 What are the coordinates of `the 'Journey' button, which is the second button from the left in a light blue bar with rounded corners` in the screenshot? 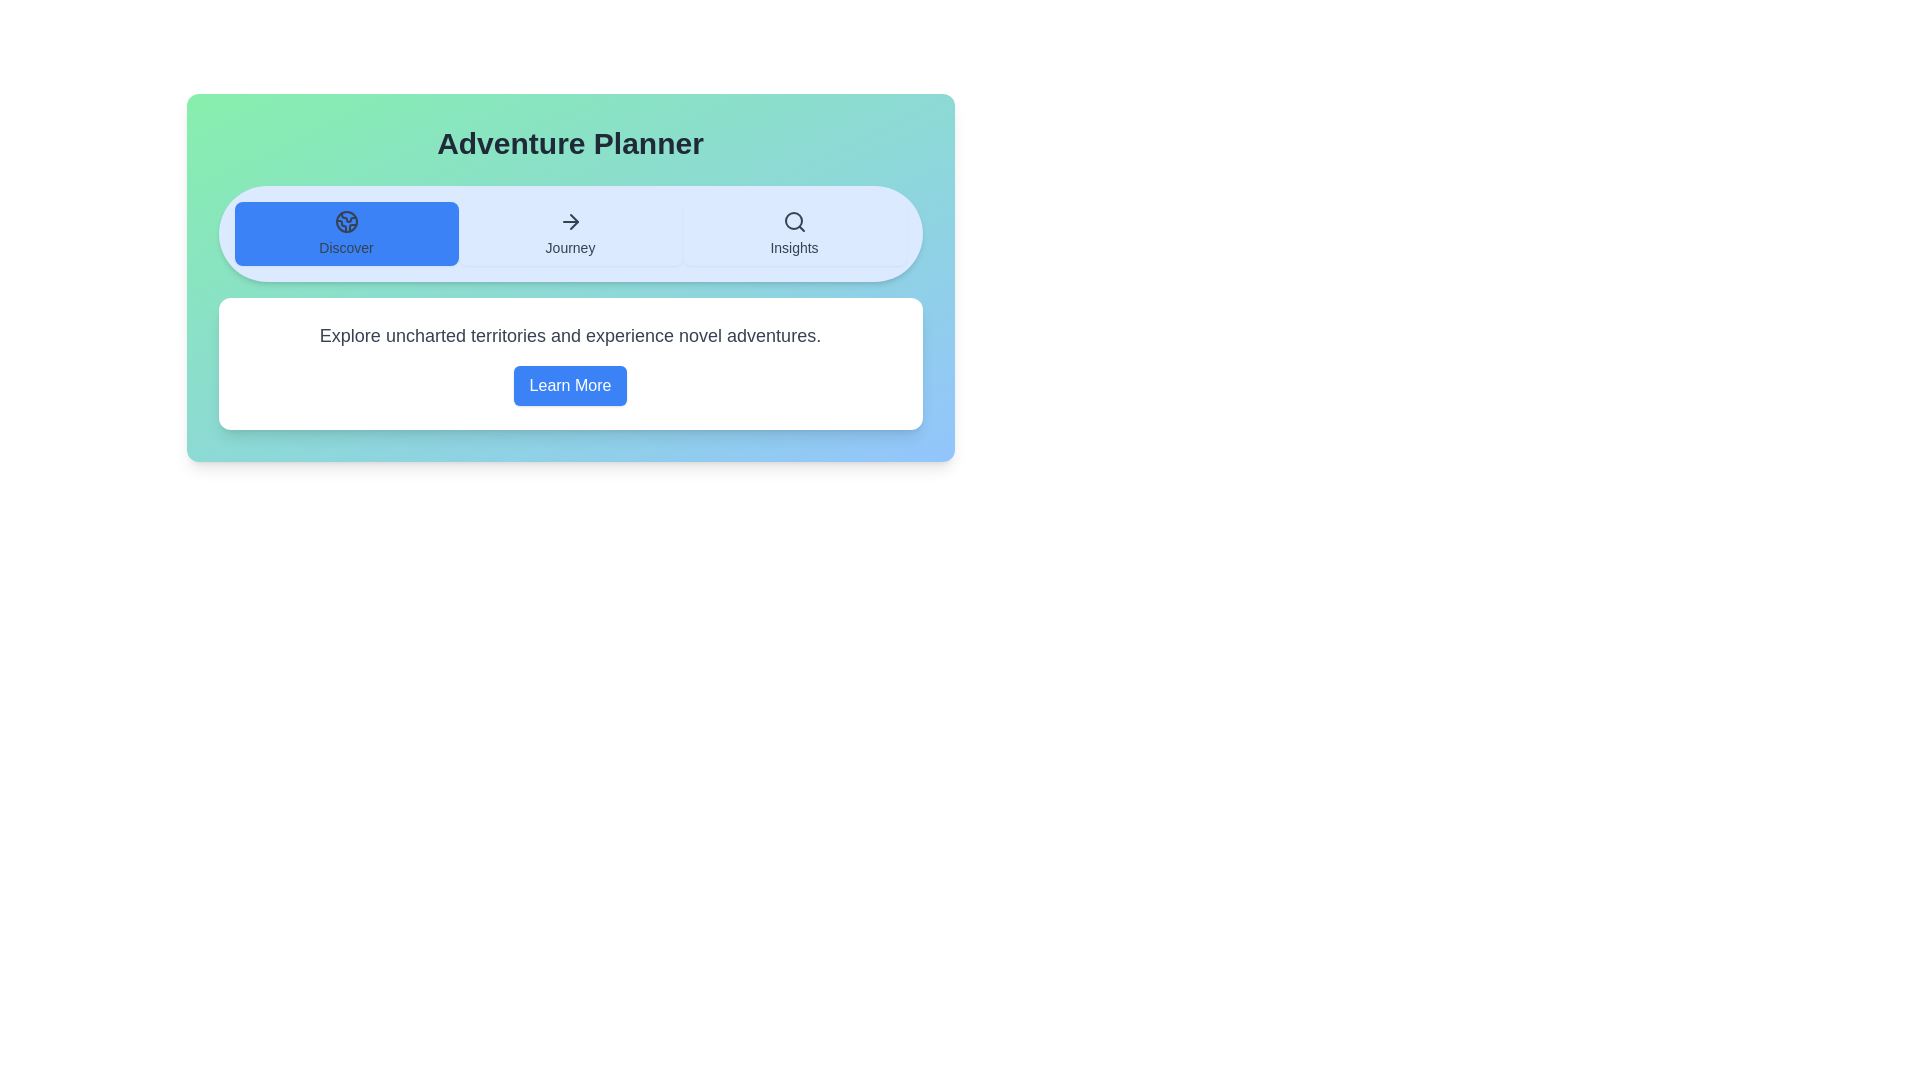 It's located at (569, 233).